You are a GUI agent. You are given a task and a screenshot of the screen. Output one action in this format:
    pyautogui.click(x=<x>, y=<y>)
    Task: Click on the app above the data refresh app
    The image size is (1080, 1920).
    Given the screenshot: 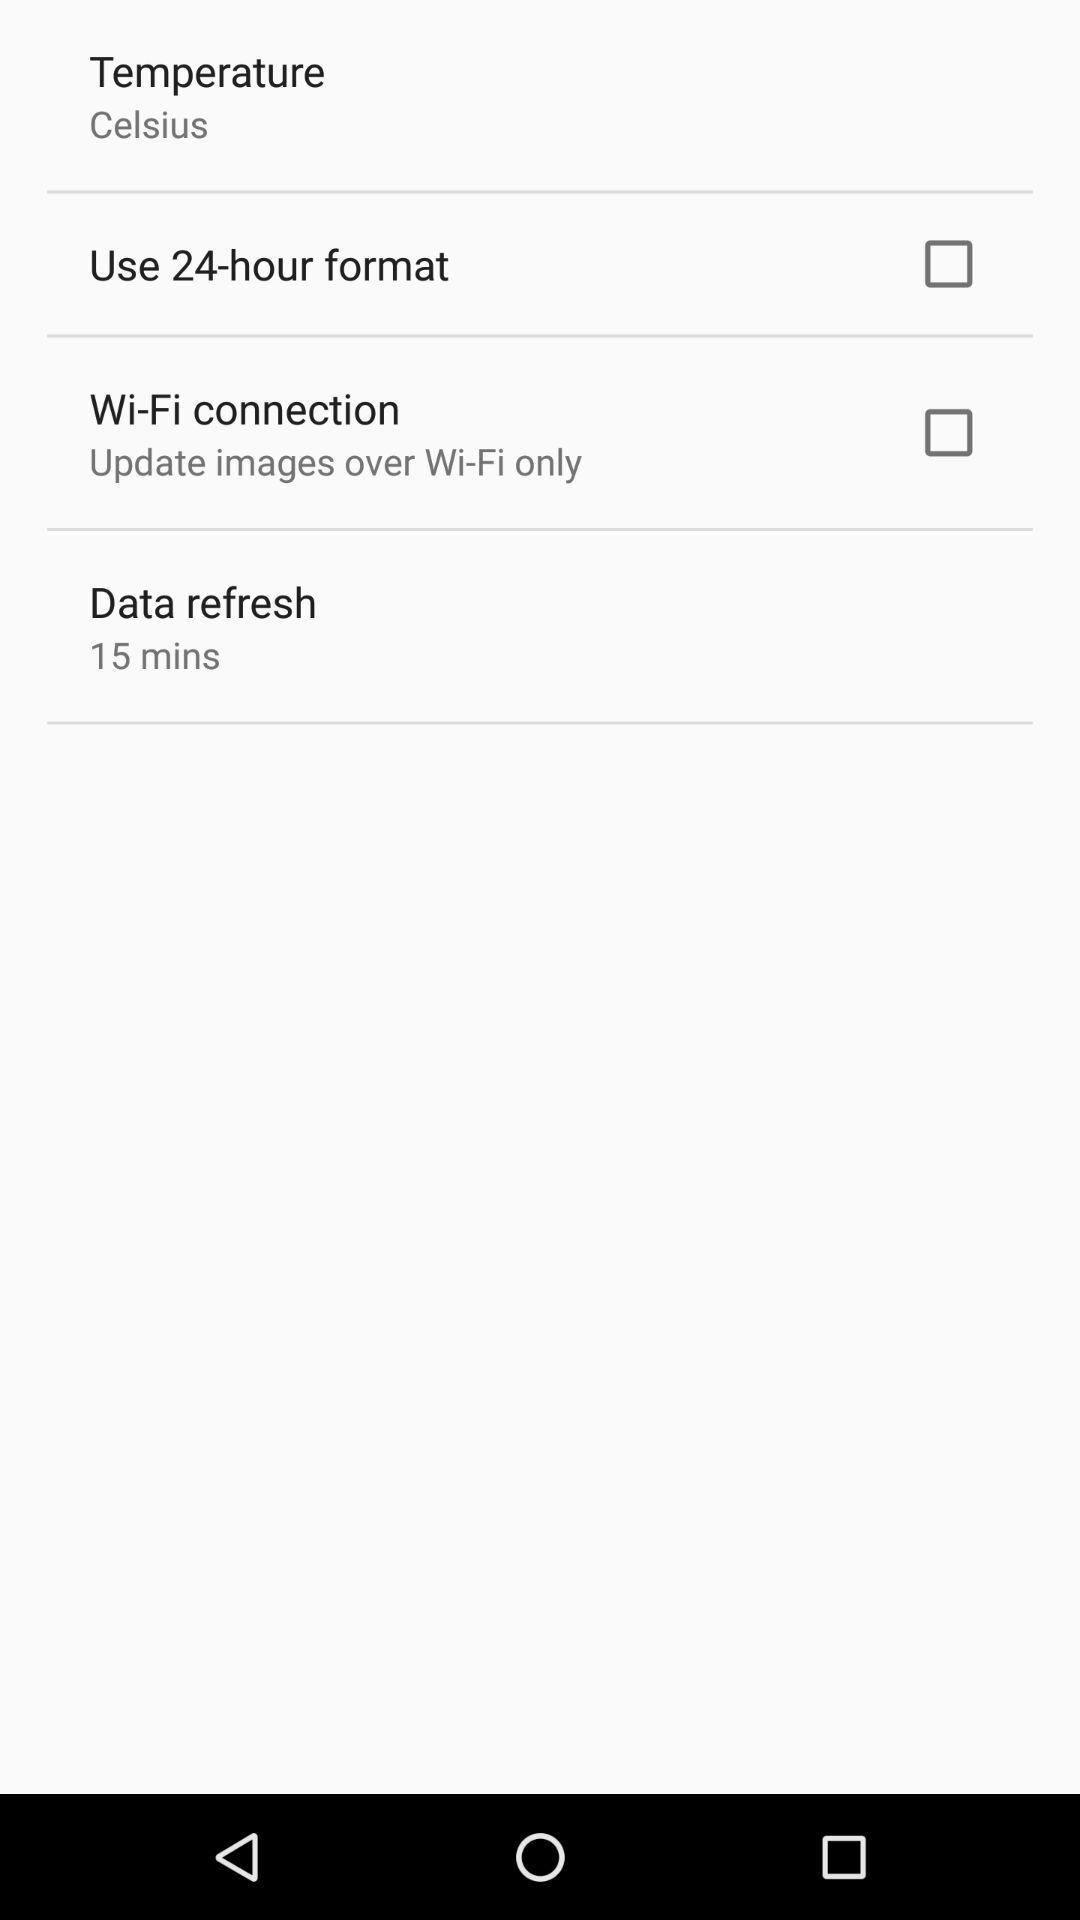 What is the action you would take?
    pyautogui.click(x=334, y=460)
    